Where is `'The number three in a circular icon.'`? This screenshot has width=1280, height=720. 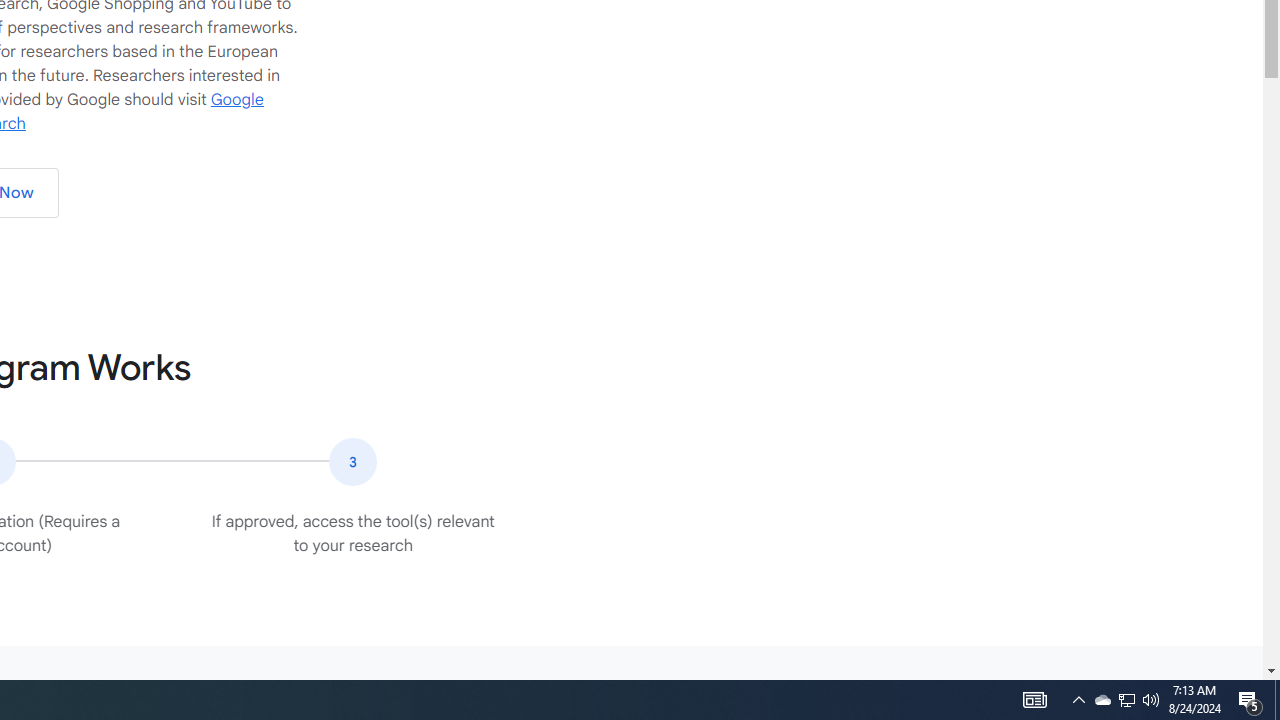 'The number three in a circular icon.' is located at coordinates (353, 461).